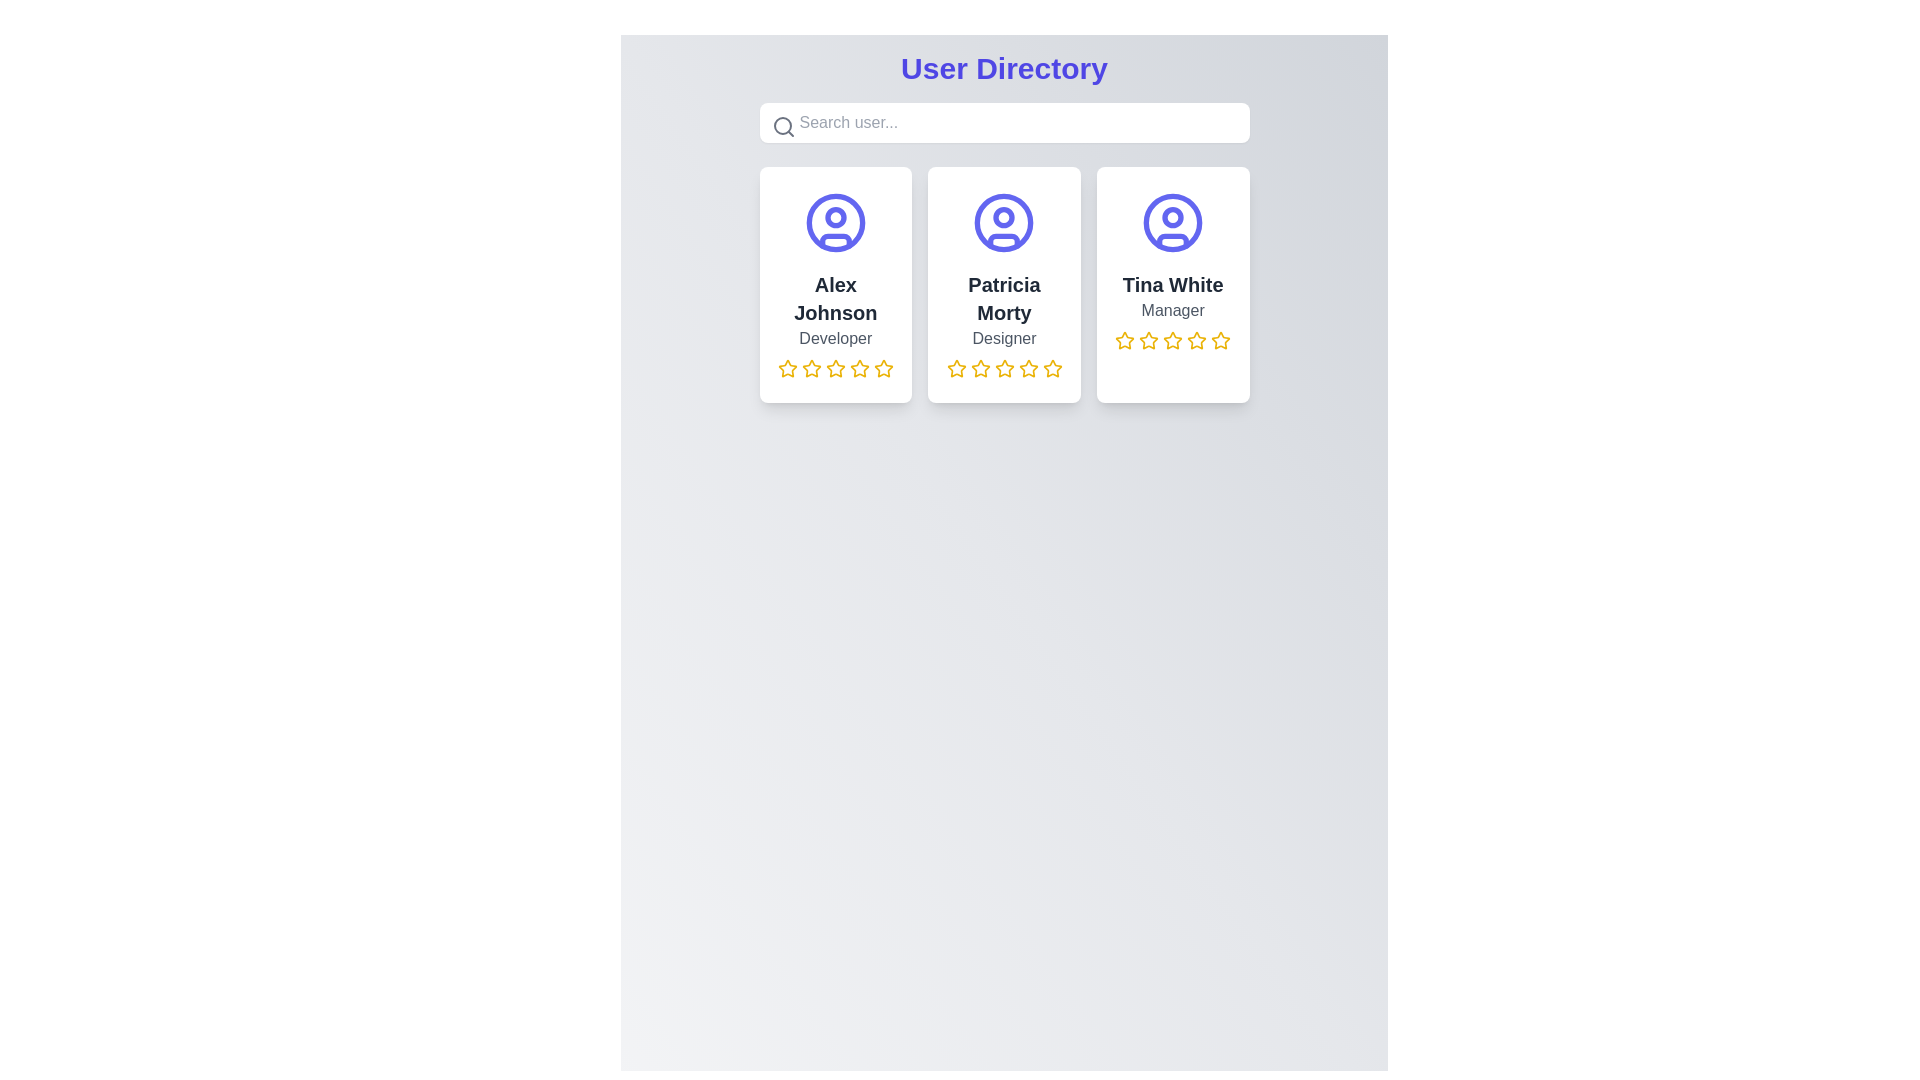  I want to click on the third yellow filled star icon in the rating system located at the bottom of Patricia Morty's user card to interact with the rating system, so click(1004, 369).